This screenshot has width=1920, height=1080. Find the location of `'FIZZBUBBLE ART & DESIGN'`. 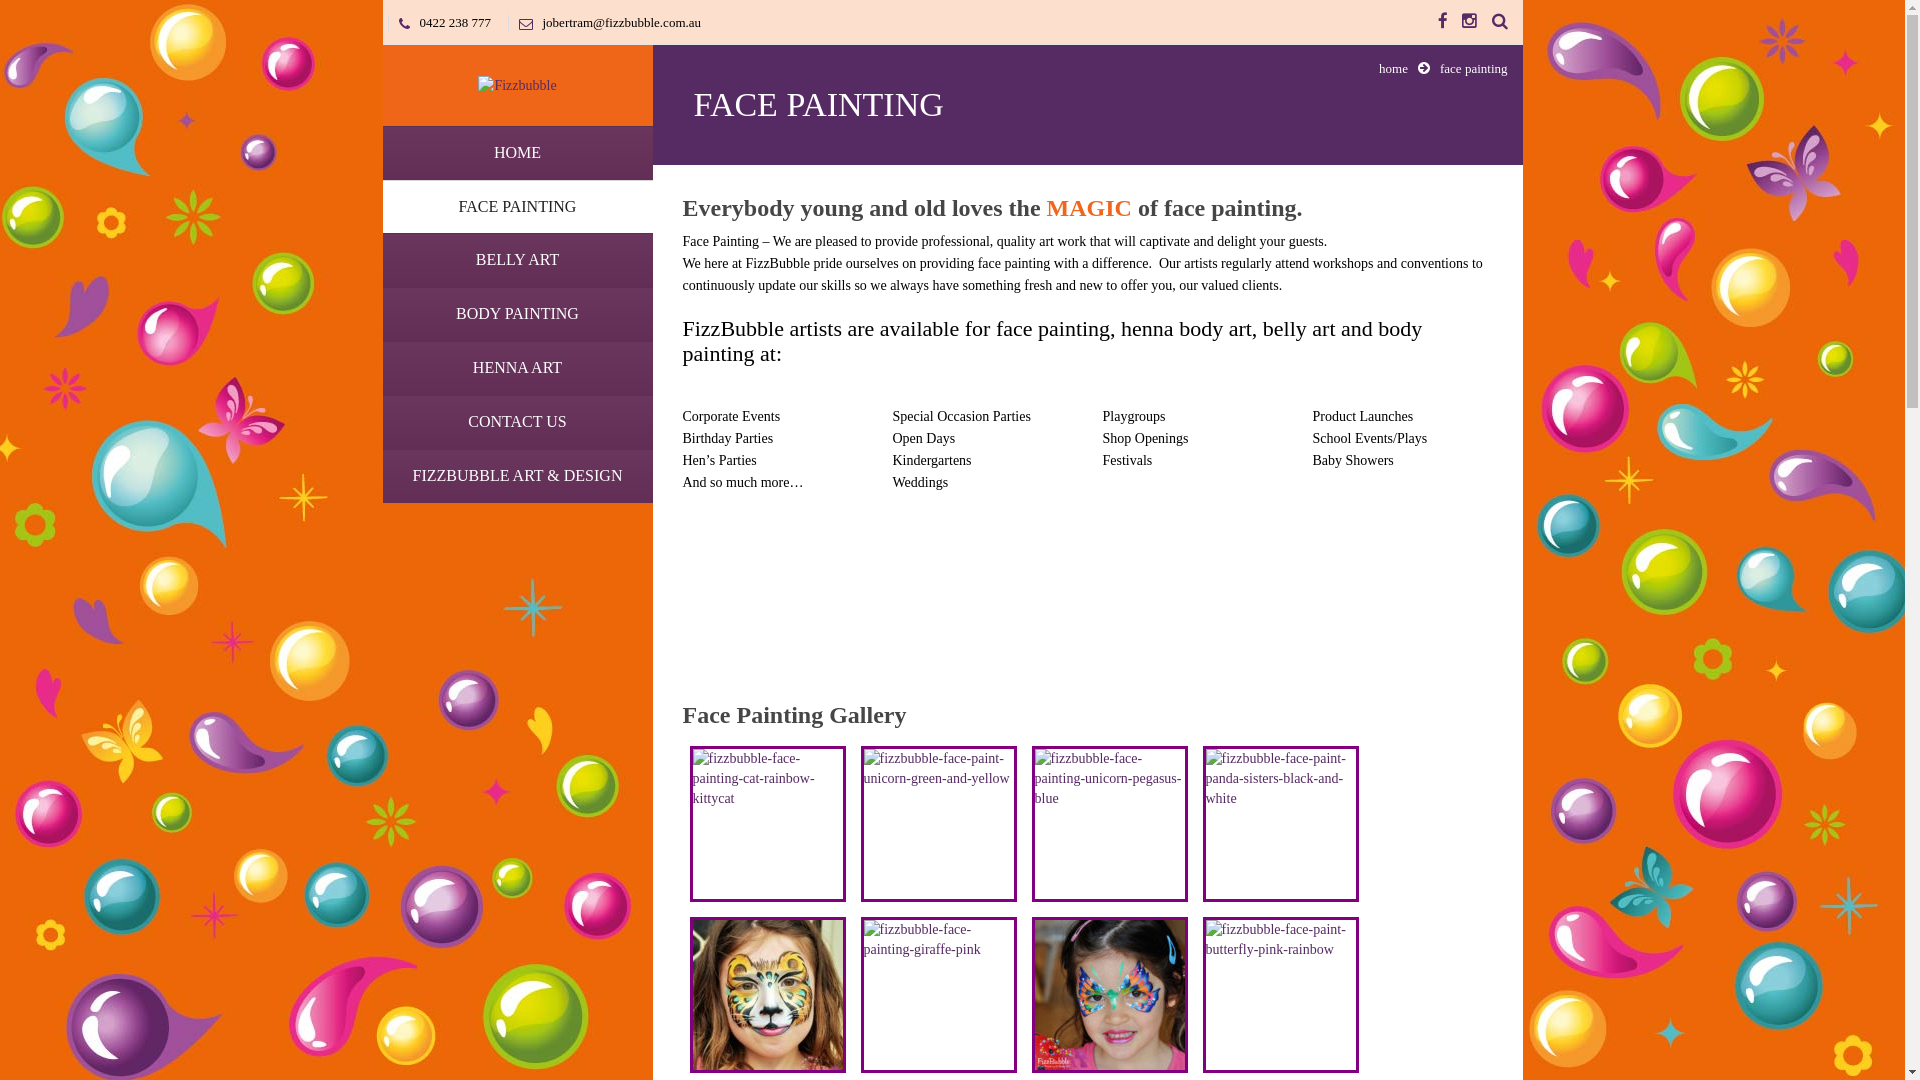

'FIZZBUBBLE ART & DESIGN' is located at coordinates (517, 475).